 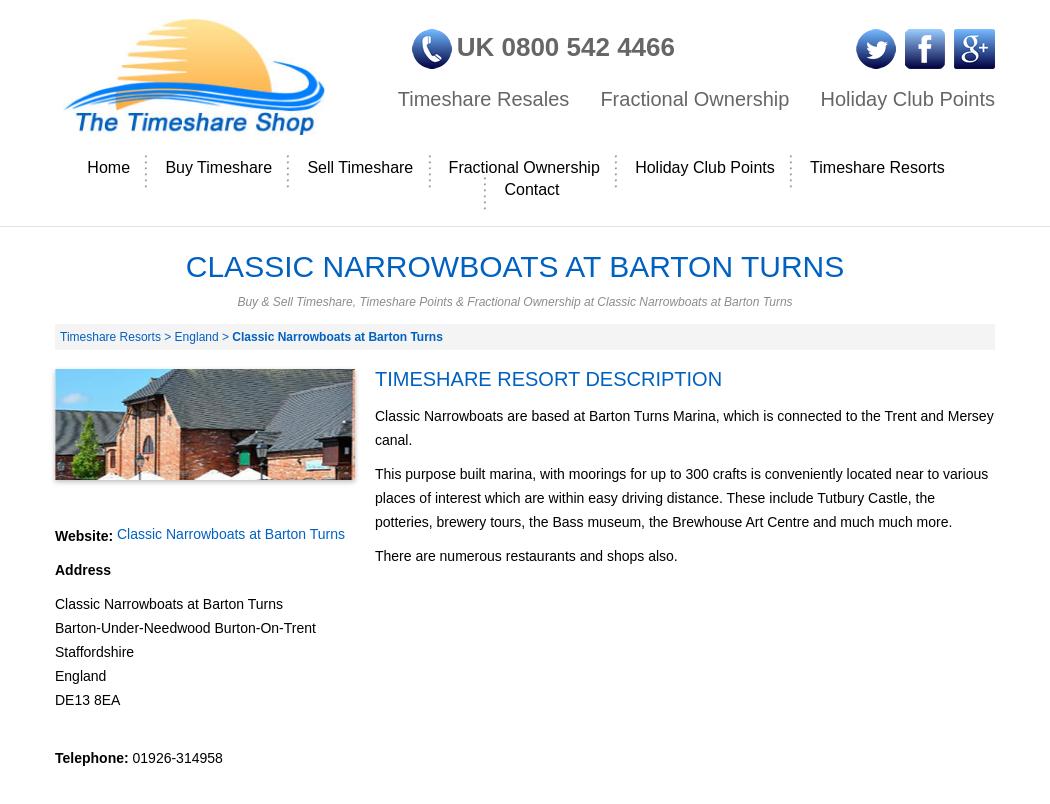 I want to click on 'Classic Narrowboats are based at Barton Turns Marina, which is connected to the Trent and Mersey canal.', so click(x=683, y=427).